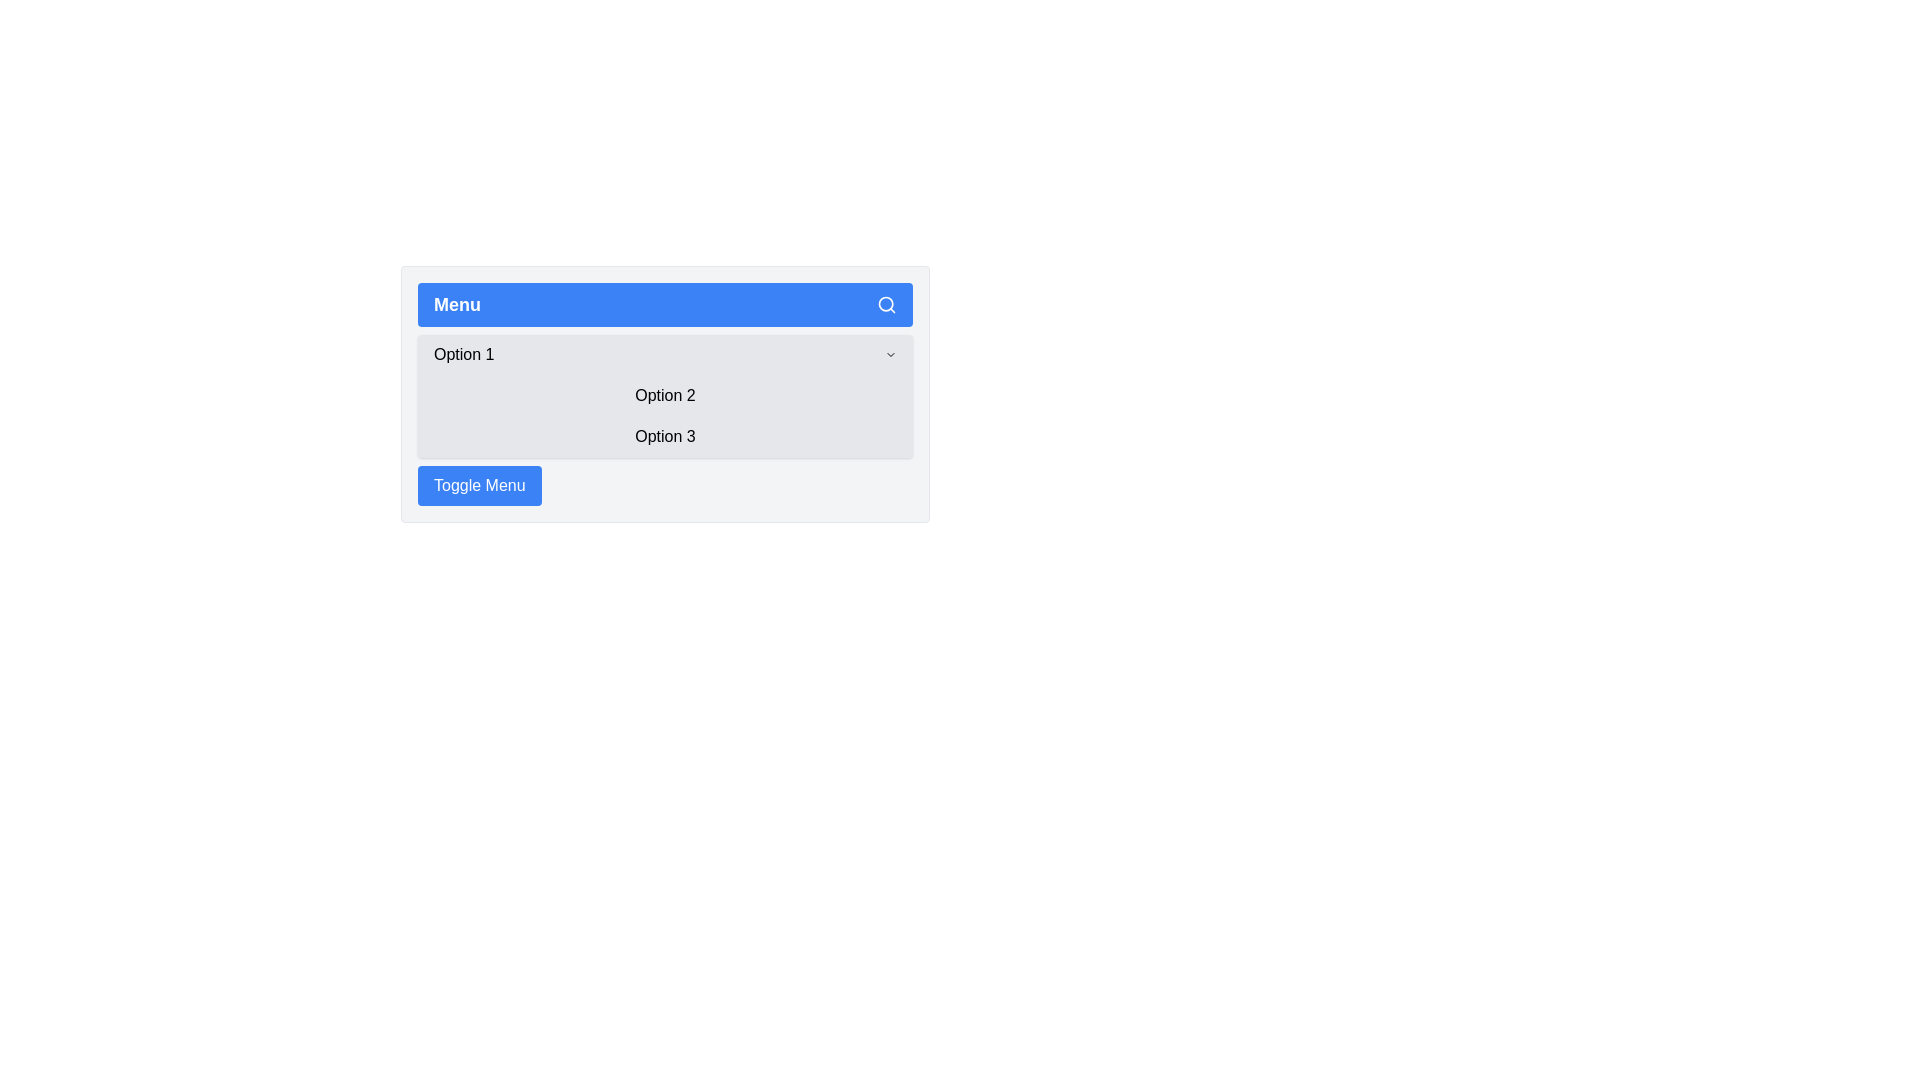  I want to click on the search icon located at the top-right corner of the blue 'Menu' banner to initiate the search feature, so click(886, 304).